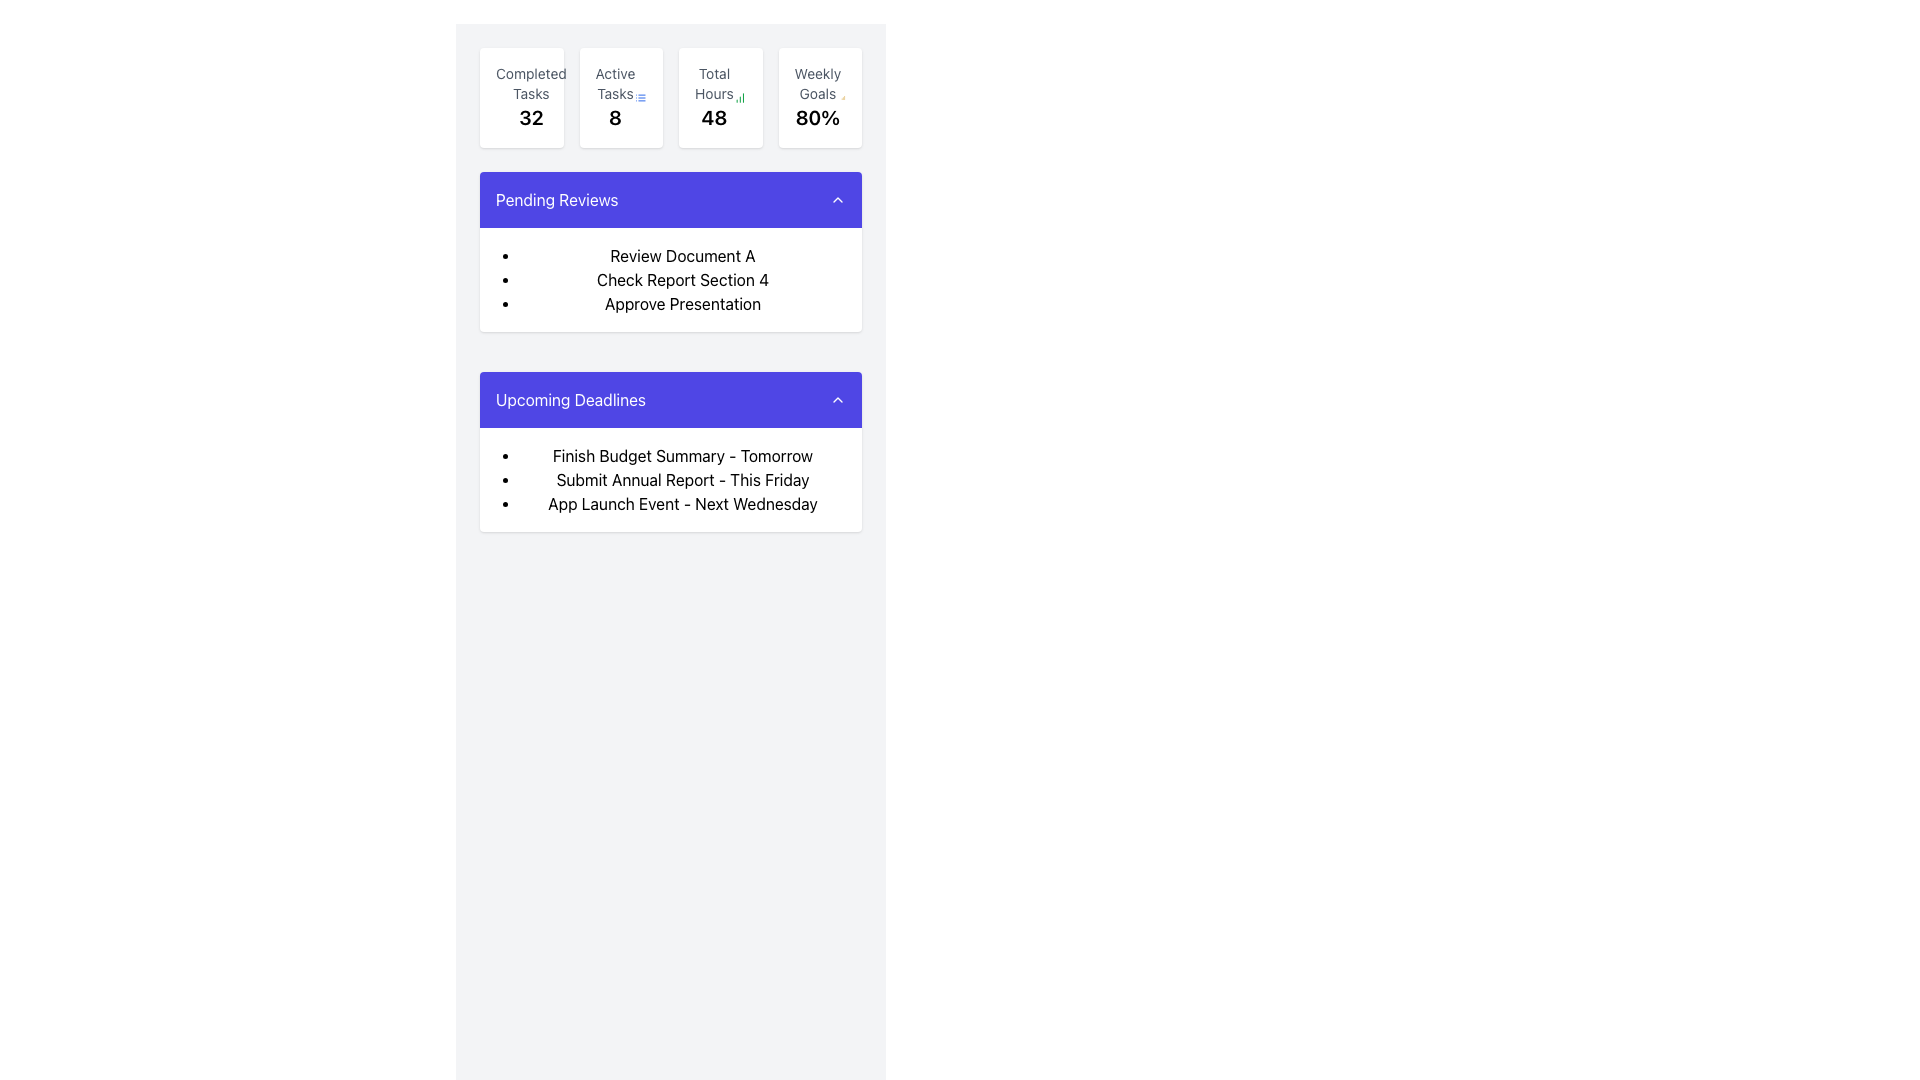 Image resolution: width=1920 pixels, height=1080 pixels. What do you see at coordinates (682, 280) in the screenshot?
I see `the text element that reads 'Check Report Section 4', which is the second item in the 'Pending Reviews' list` at bounding box center [682, 280].